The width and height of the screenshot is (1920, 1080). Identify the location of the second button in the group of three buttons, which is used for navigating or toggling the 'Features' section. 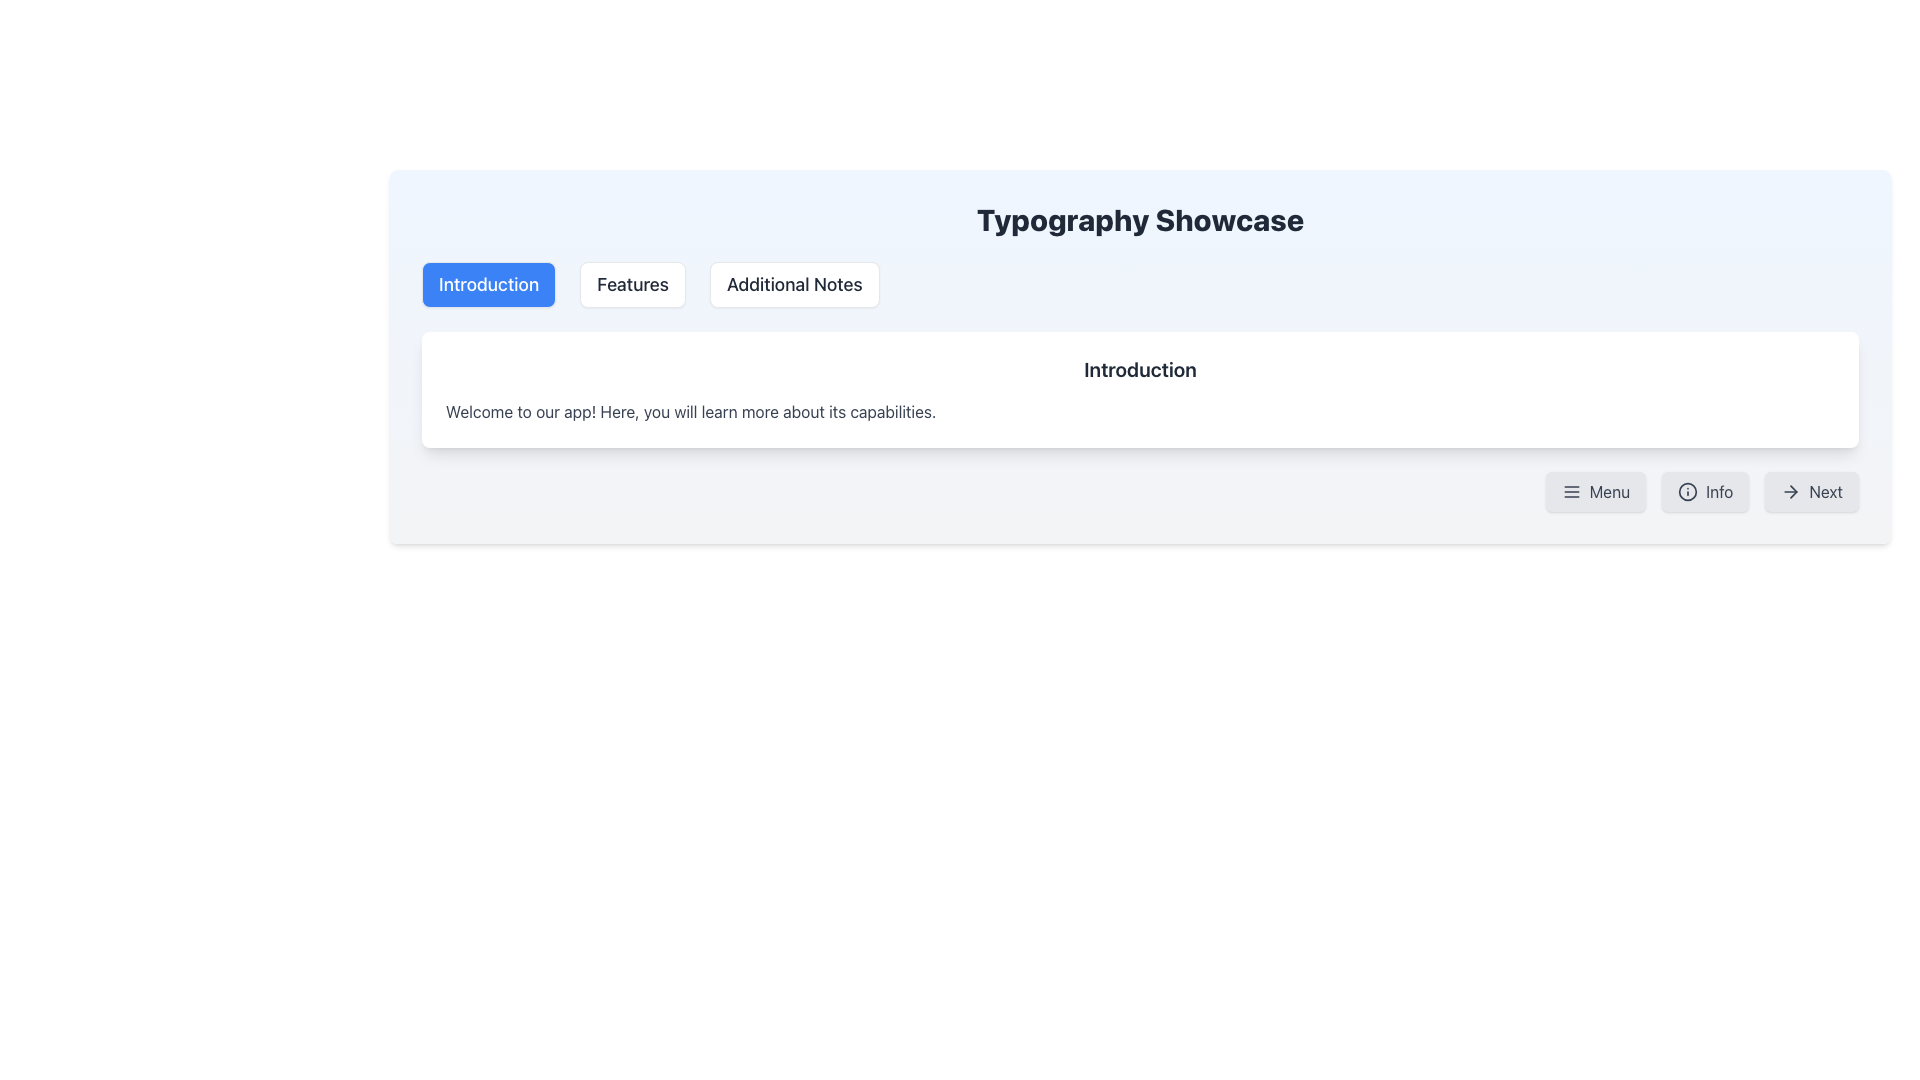
(632, 285).